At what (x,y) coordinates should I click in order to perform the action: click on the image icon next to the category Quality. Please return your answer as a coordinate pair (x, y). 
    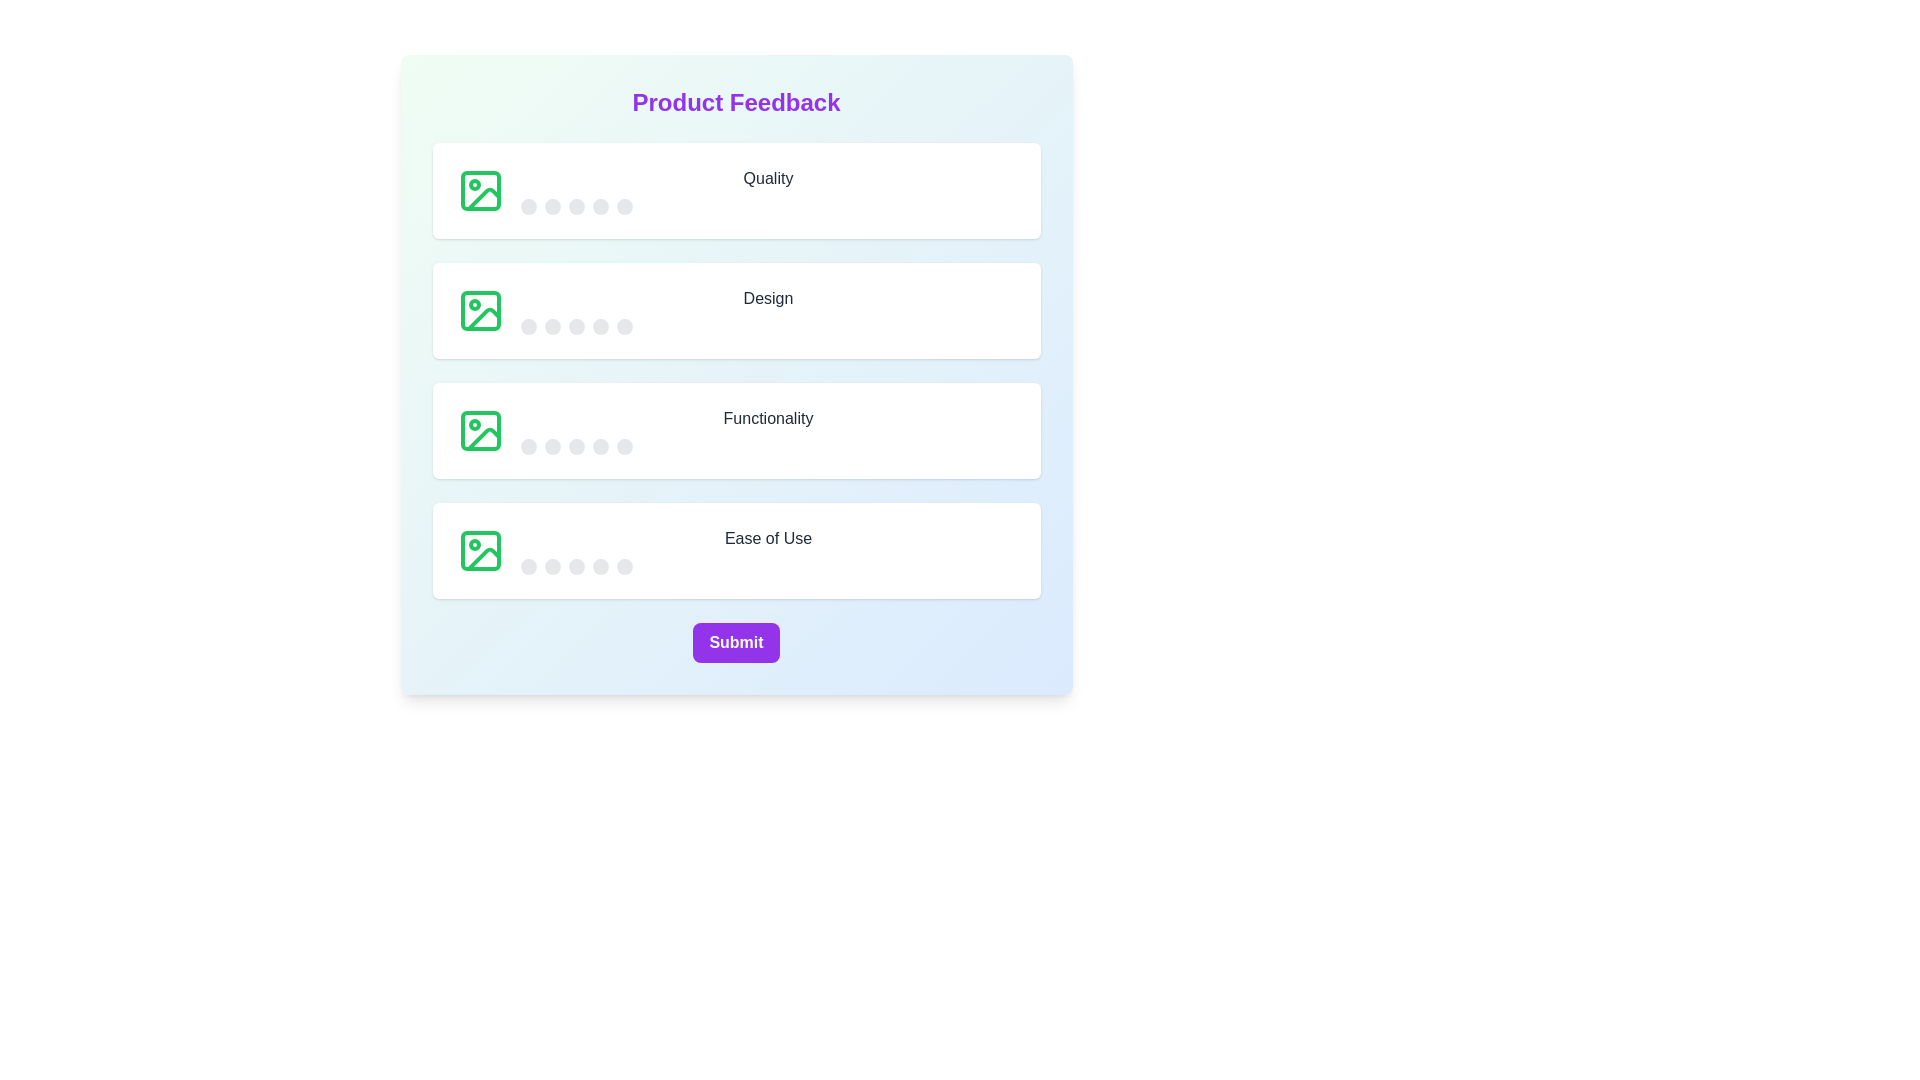
    Looking at the image, I should click on (480, 191).